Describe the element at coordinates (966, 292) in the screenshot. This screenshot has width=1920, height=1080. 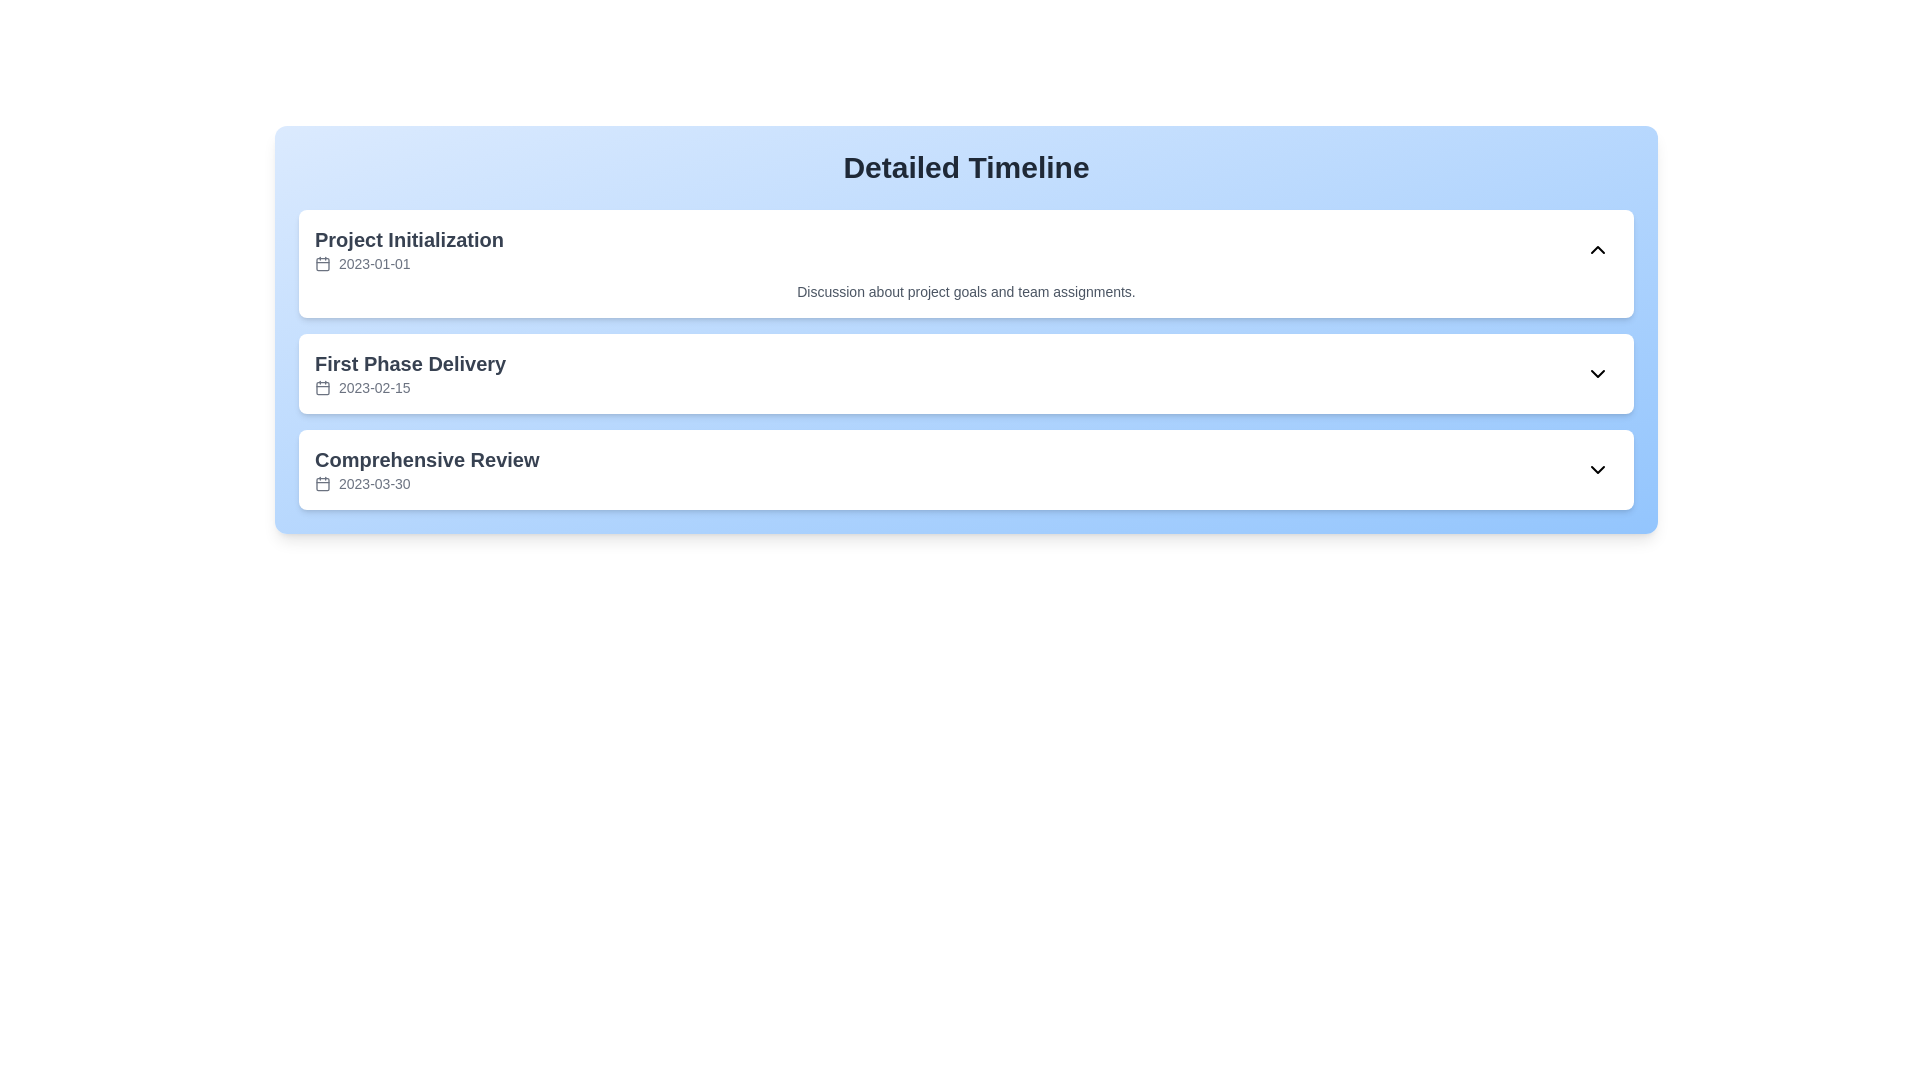
I see `the textual content displaying 'Discussion about project goals and team assignments.' located in the 'Project Initialization' section of the 'Detailed Timeline' view` at that location.